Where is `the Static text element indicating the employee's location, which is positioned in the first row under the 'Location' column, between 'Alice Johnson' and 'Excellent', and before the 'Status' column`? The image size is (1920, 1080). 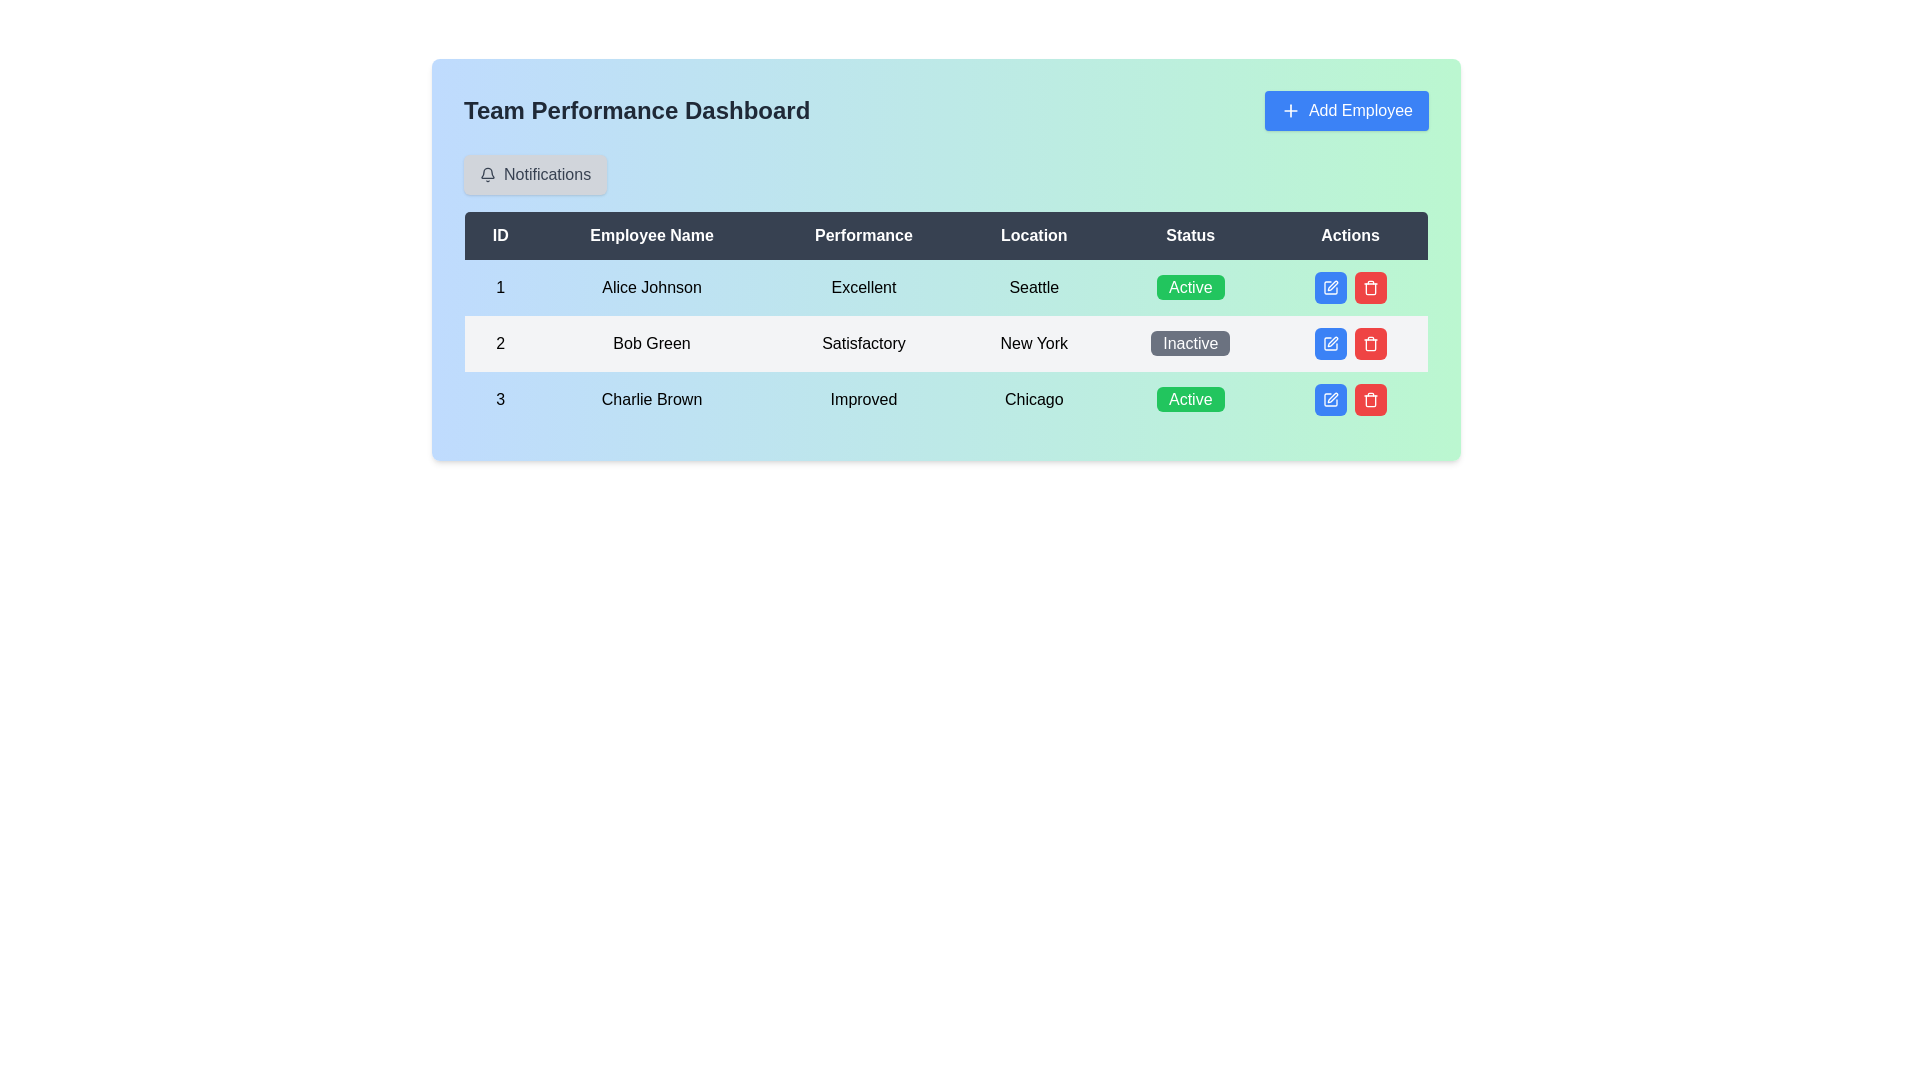 the Static text element indicating the employee's location, which is positioned in the first row under the 'Location' column, between 'Alice Johnson' and 'Excellent', and before the 'Status' column is located at coordinates (1034, 288).